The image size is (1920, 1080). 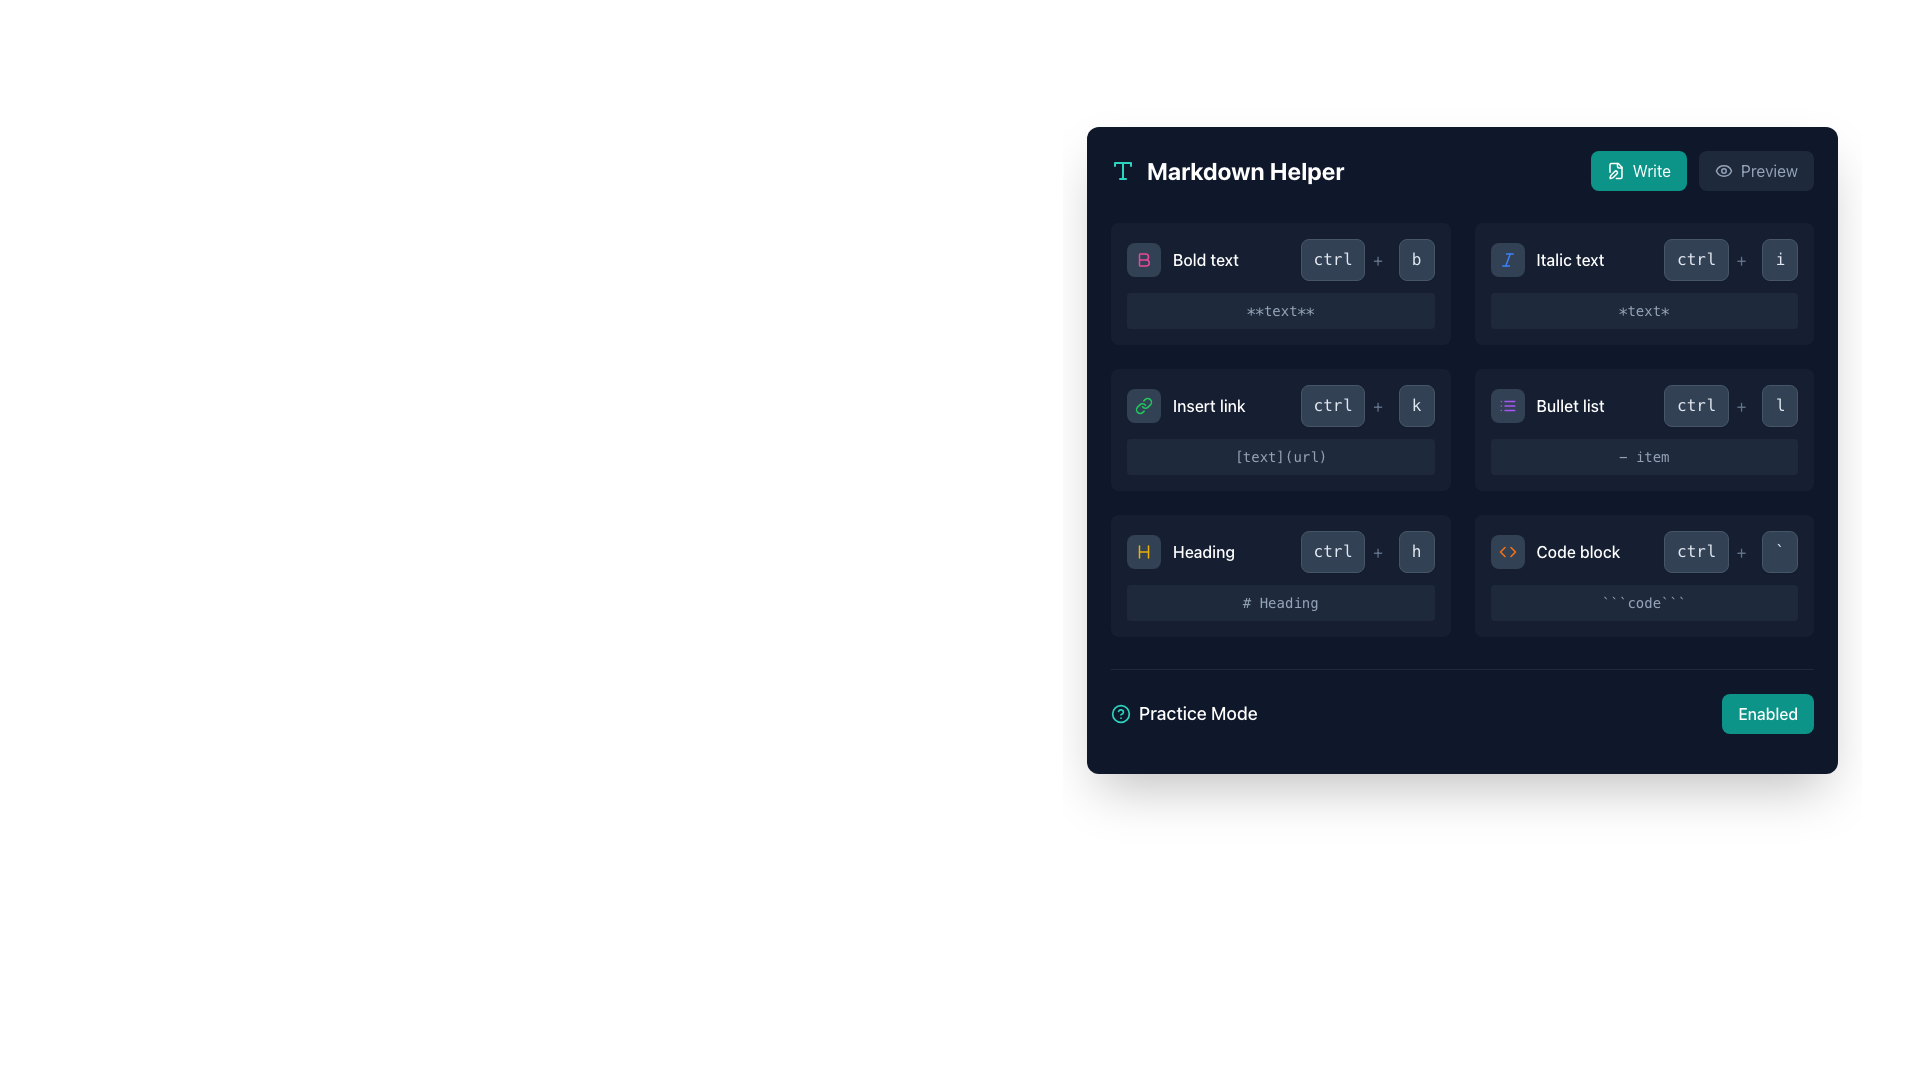 I want to click on the 'ctrl' key button, which represents part of the keyboard shortcut for bold formatting, located at the top left area of the Markdown Helper interface, so click(x=1345, y=258).